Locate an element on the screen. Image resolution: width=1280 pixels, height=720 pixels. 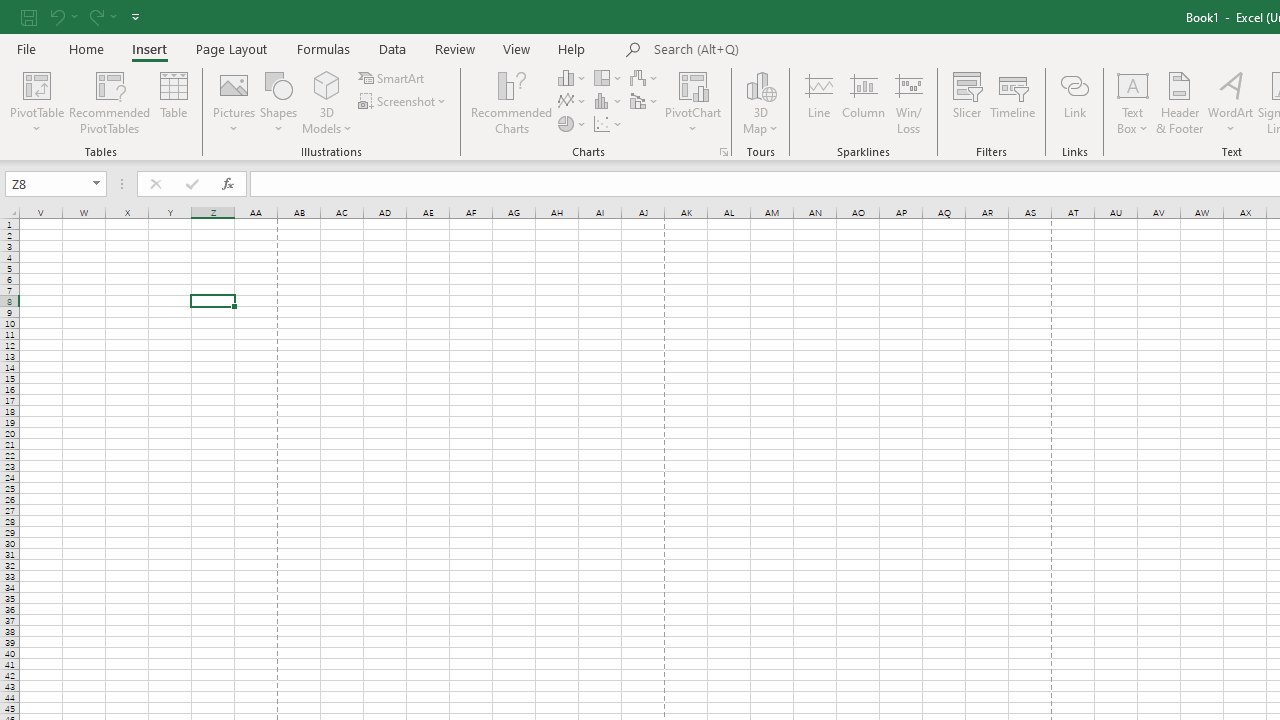
'3D Models' is located at coordinates (327, 103).